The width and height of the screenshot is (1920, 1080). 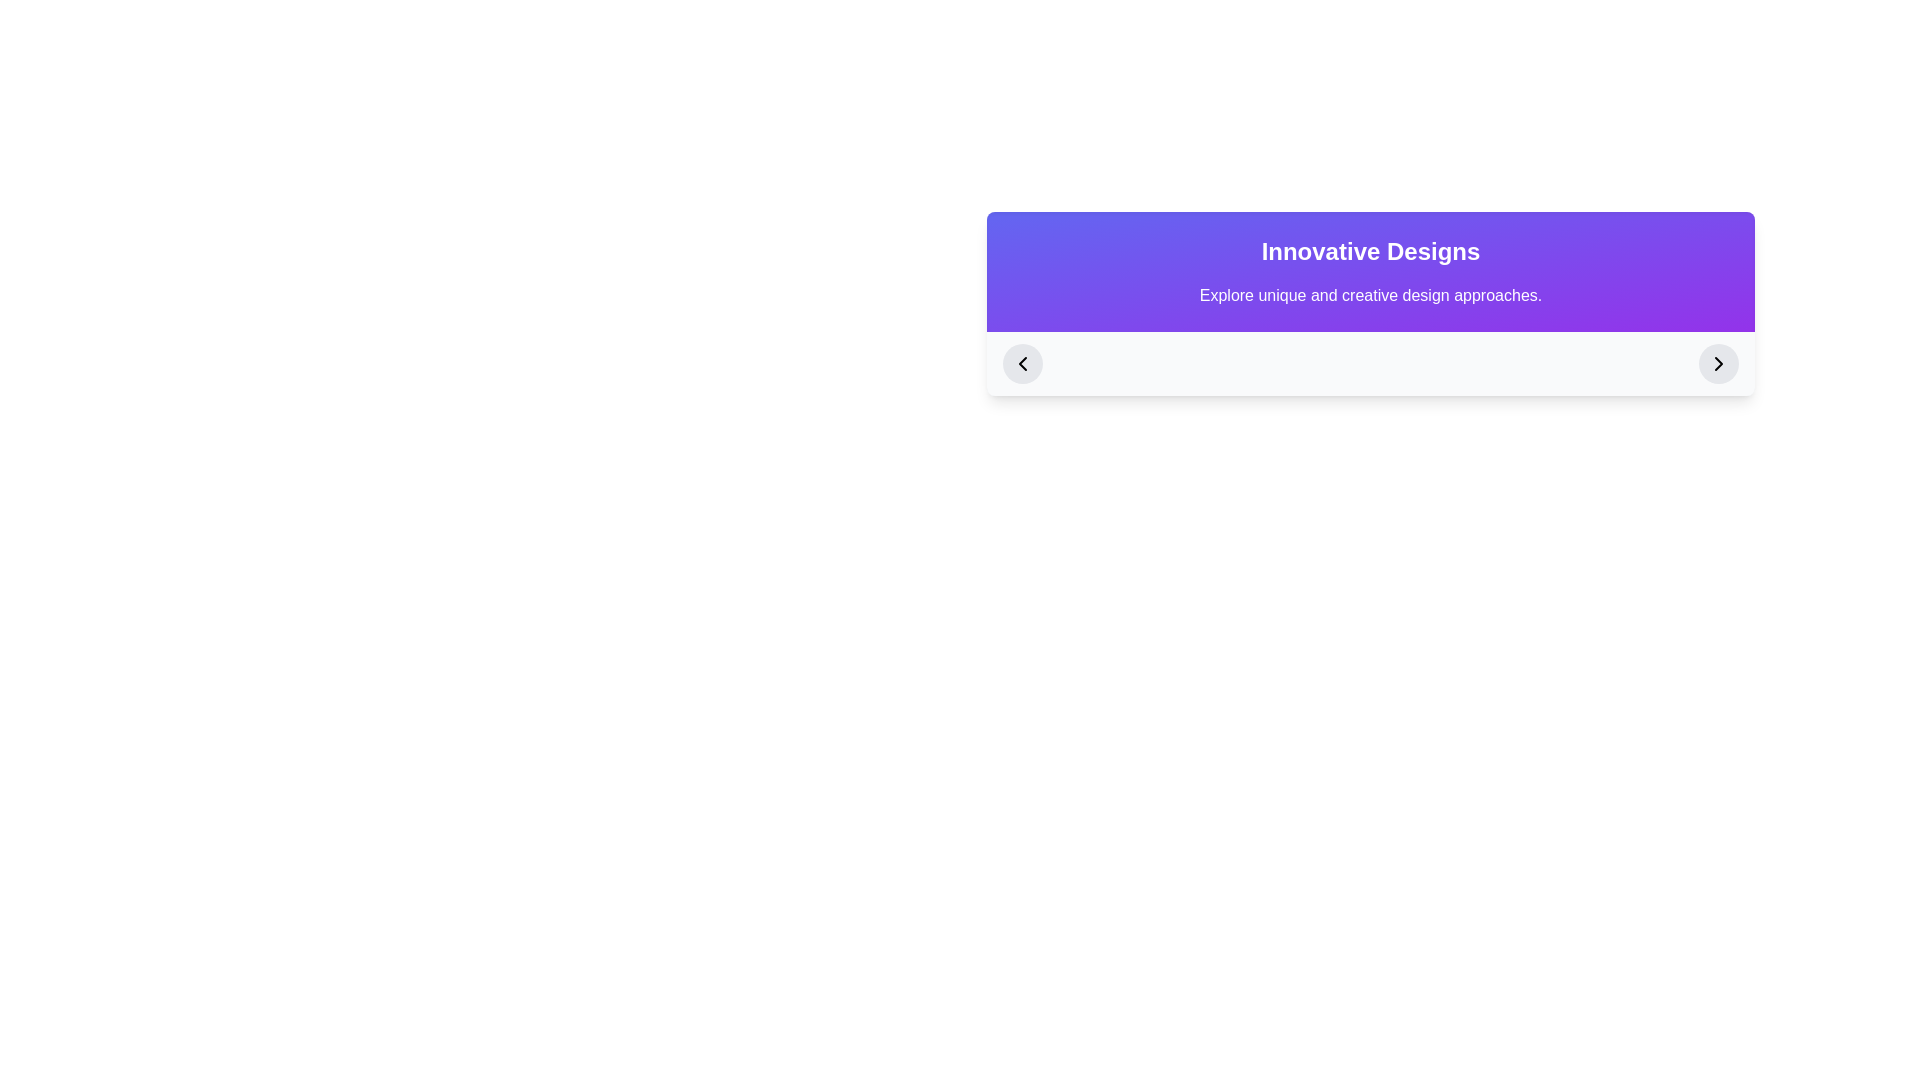 What do you see at coordinates (1717, 363) in the screenshot?
I see `the circular button with a light gray background and a rightward-pointing chevron icon` at bounding box center [1717, 363].